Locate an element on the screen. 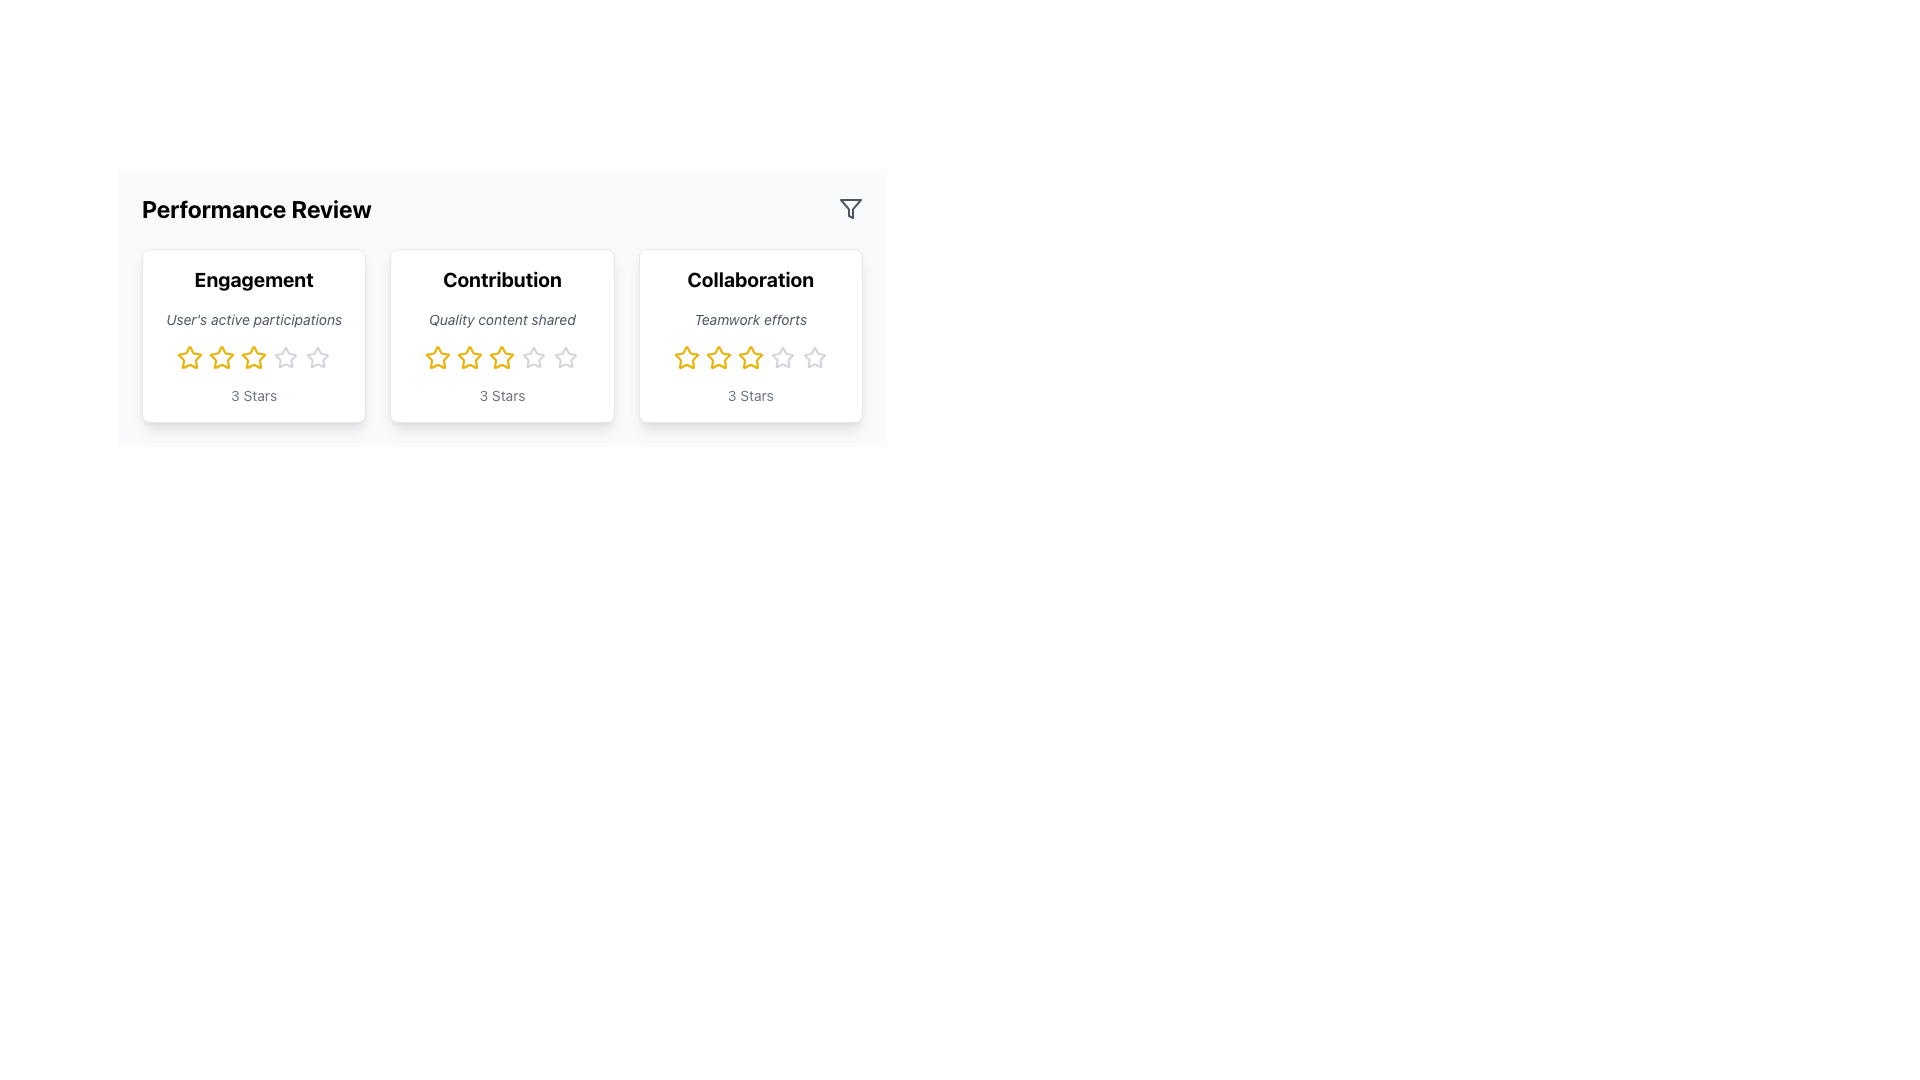  the fourth star icon in the Engagement section of the rating panel, which is part of a five-star rating scale is located at coordinates (285, 356).